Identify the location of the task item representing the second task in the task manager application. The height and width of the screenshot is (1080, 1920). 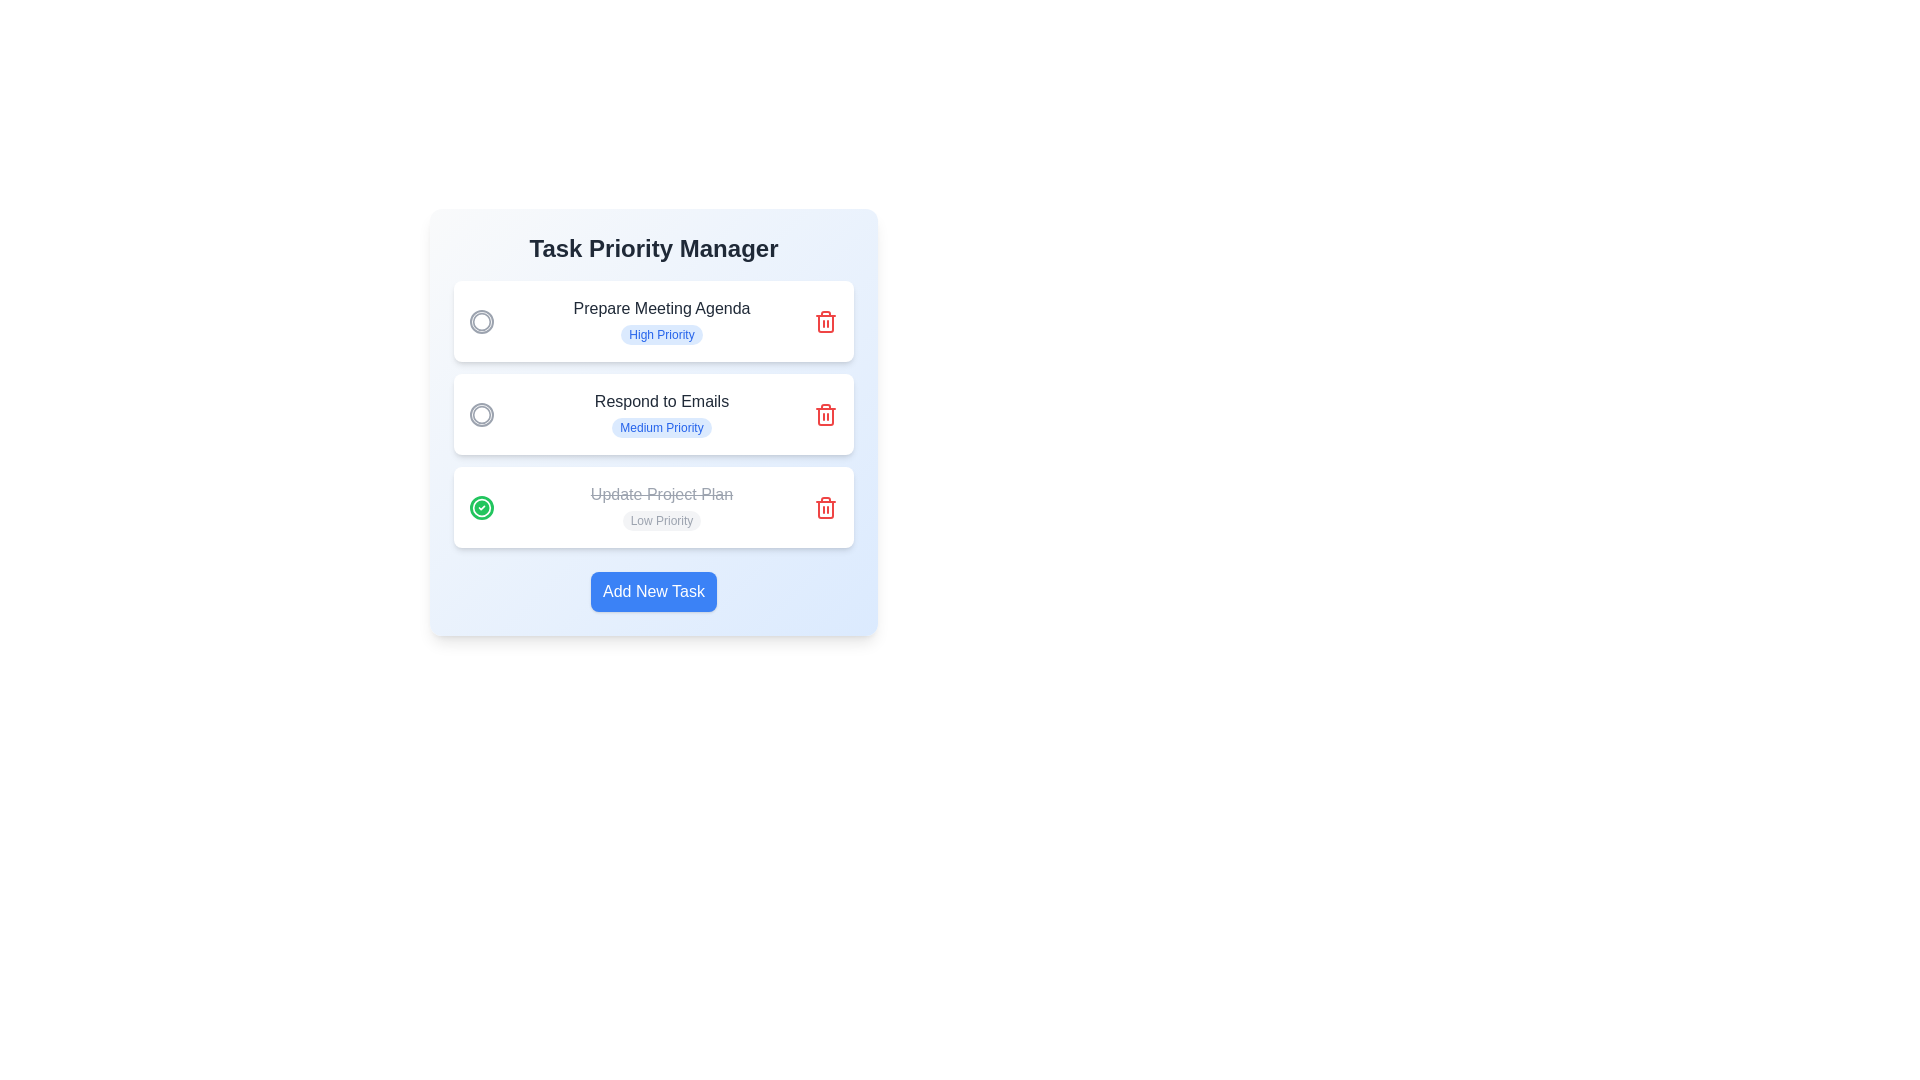
(662, 412).